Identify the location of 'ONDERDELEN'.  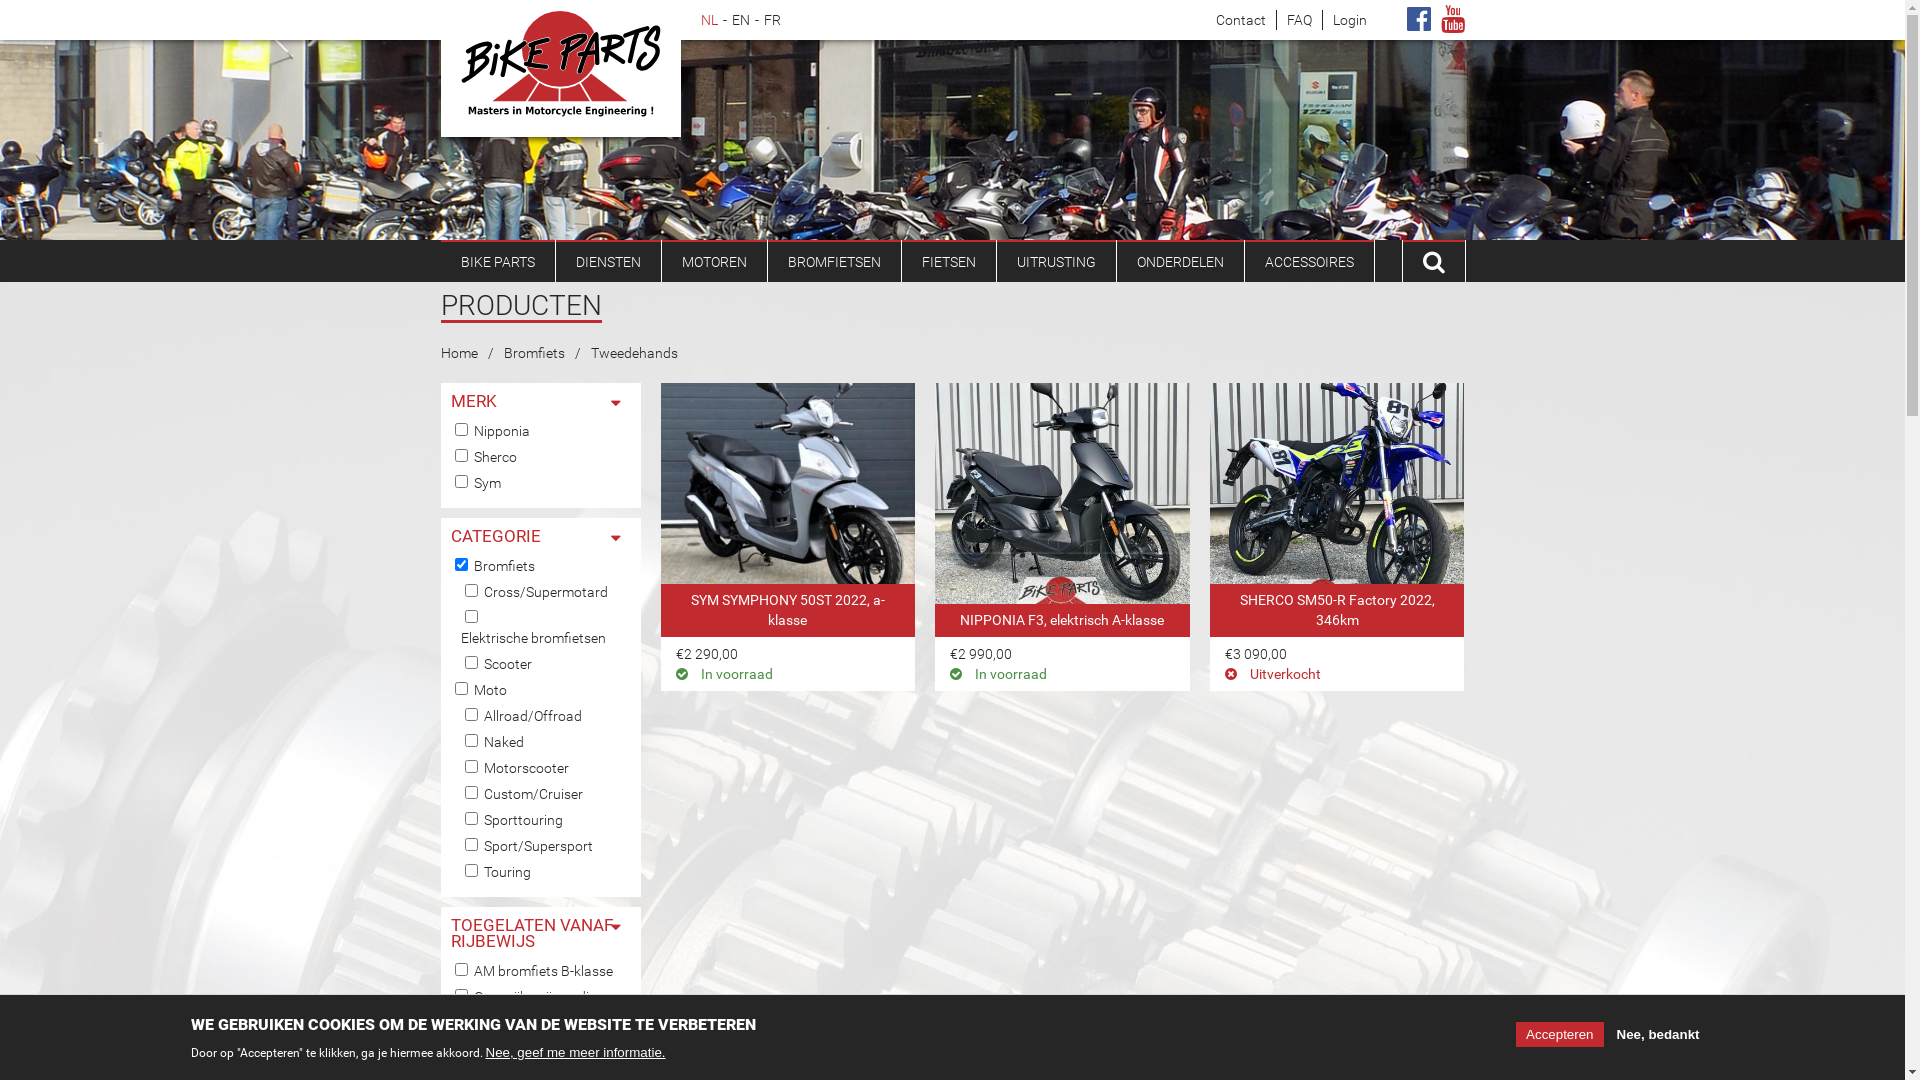
(1179, 260).